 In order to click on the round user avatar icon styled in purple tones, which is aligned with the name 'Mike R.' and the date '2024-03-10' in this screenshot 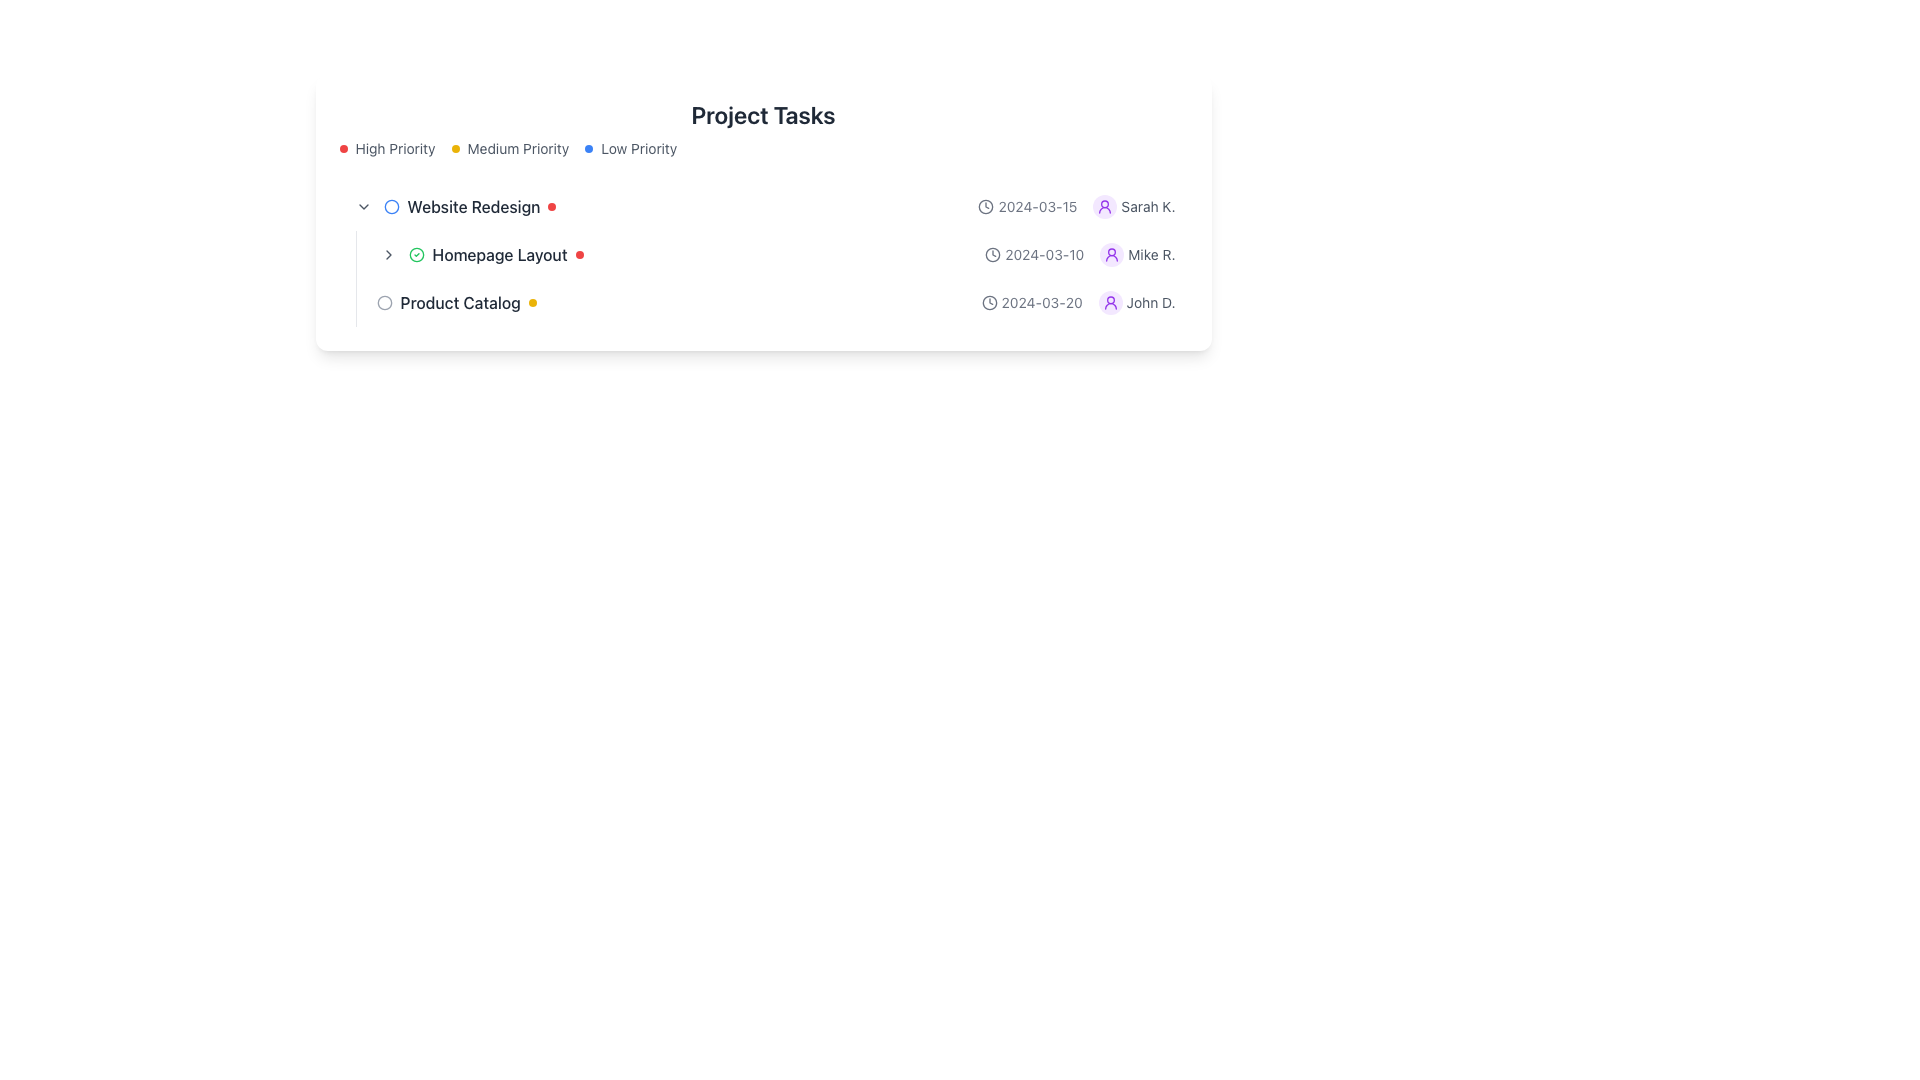, I will do `click(1104, 207)`.